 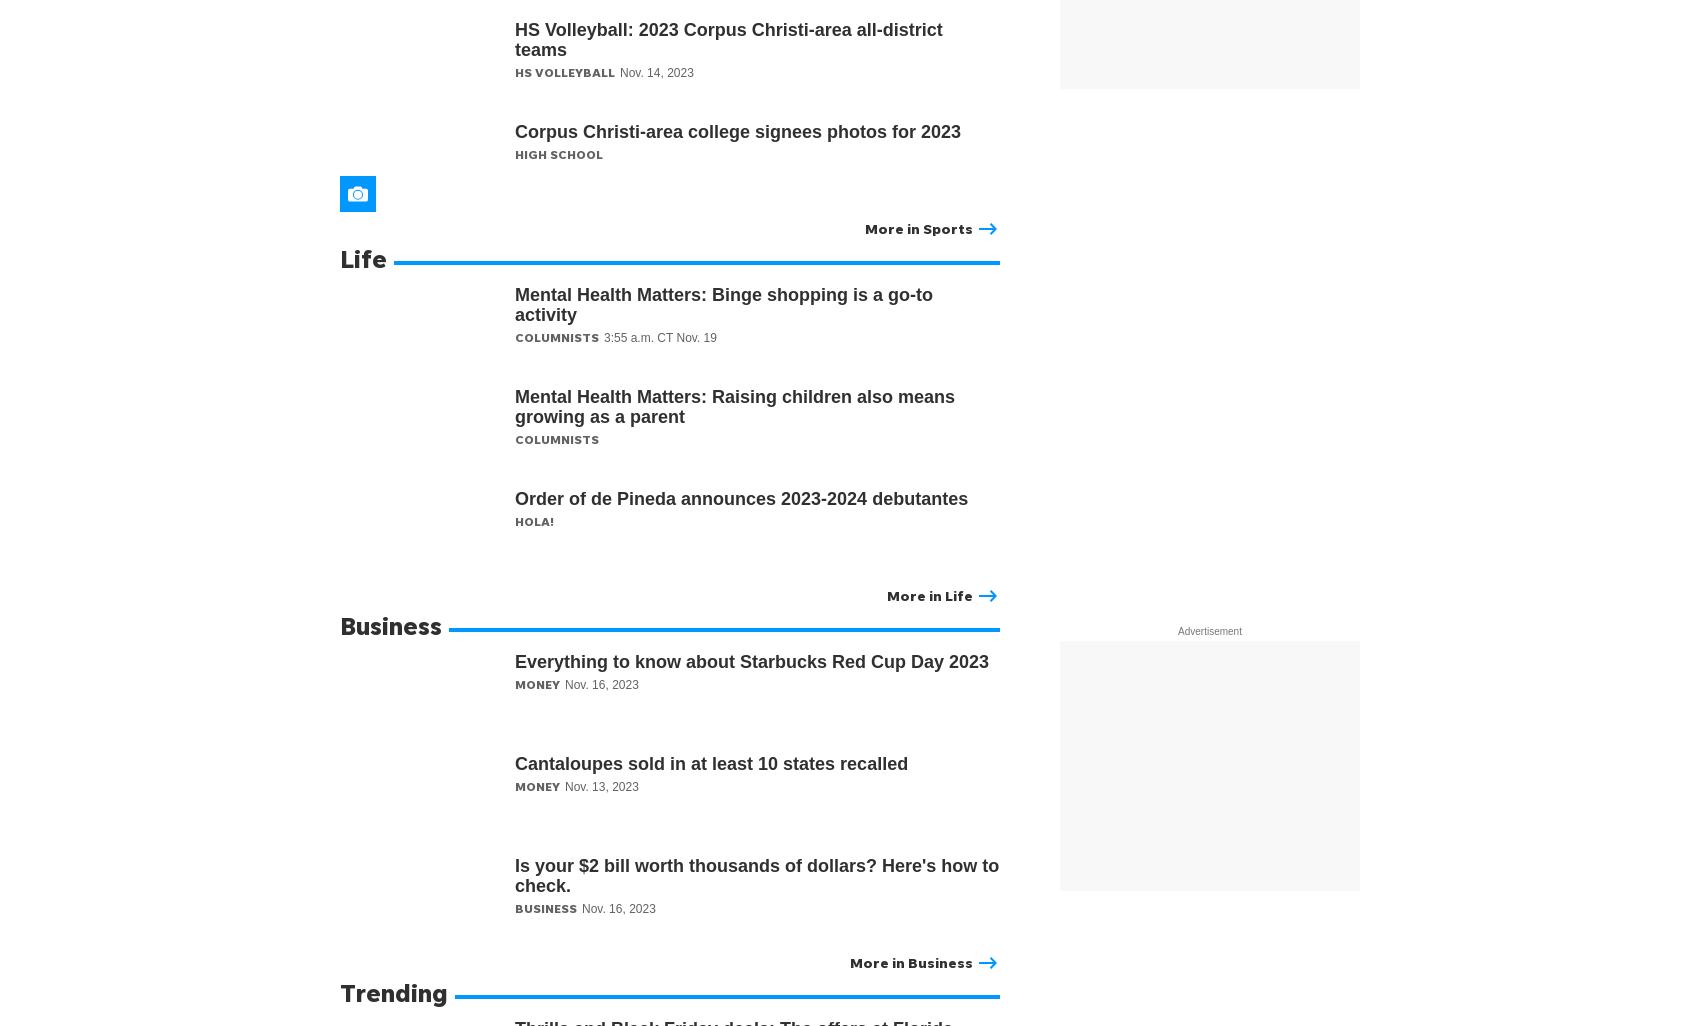 I want to click on 'More in Sports', so click(x=919, y=228).